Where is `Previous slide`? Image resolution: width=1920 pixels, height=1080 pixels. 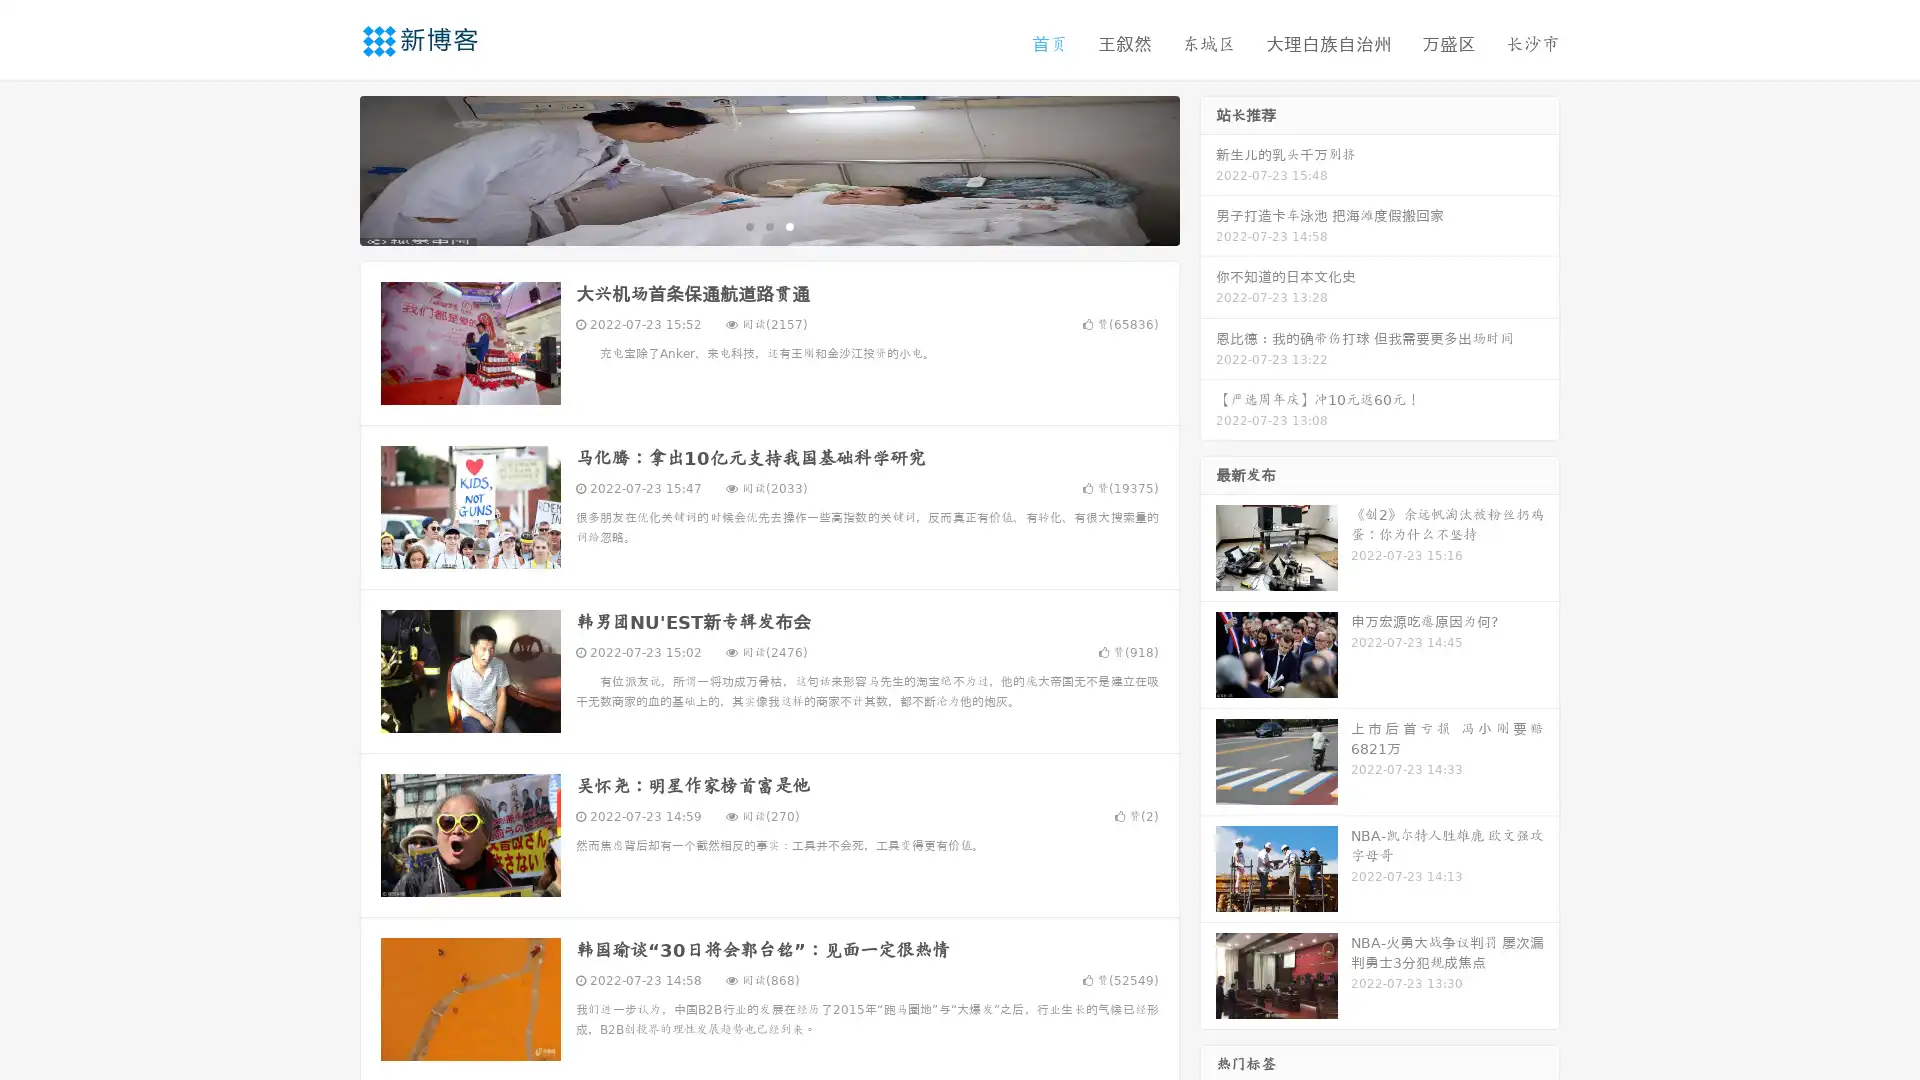 Previous slide is located at coordinates (330, 168).